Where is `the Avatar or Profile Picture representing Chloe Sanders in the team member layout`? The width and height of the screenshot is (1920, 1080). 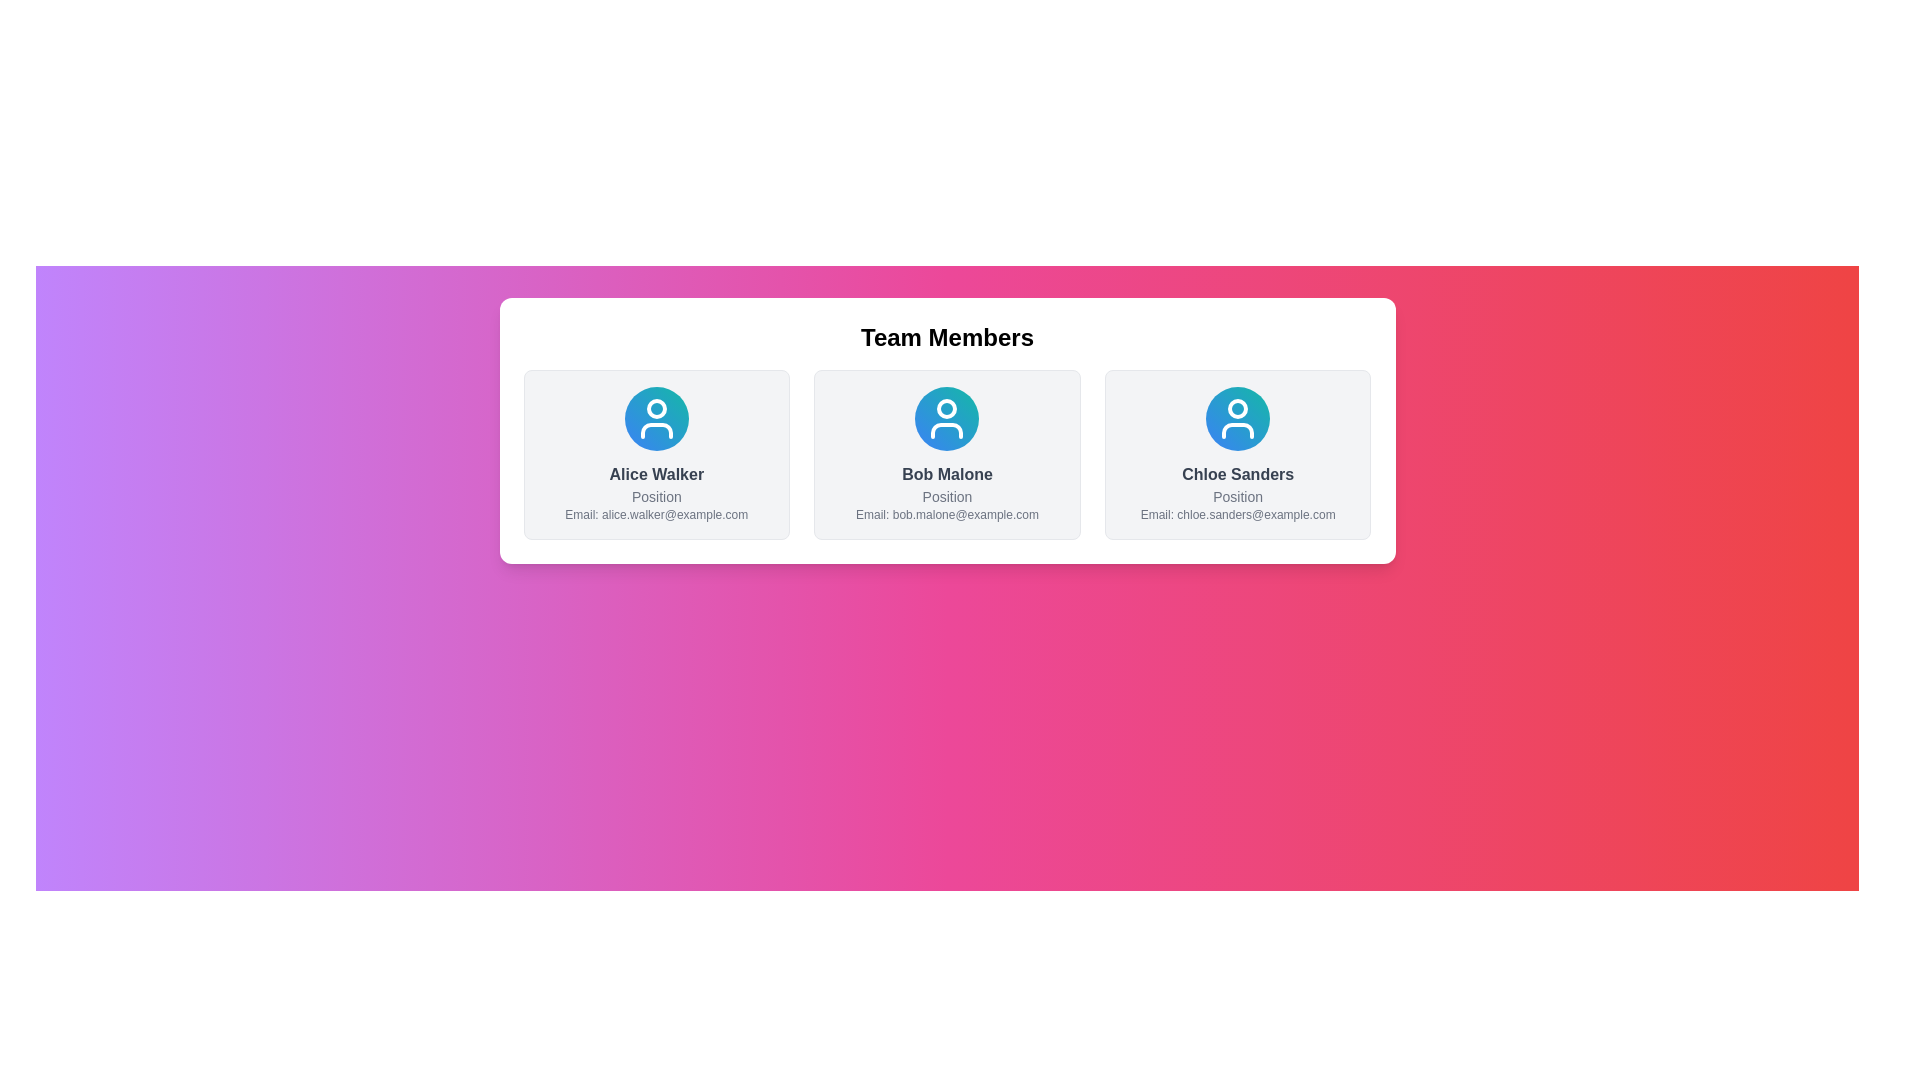 the Avatar or Profile Picture representing Chloe Sanders in the team member layout is located at coordinates (1237, 418).